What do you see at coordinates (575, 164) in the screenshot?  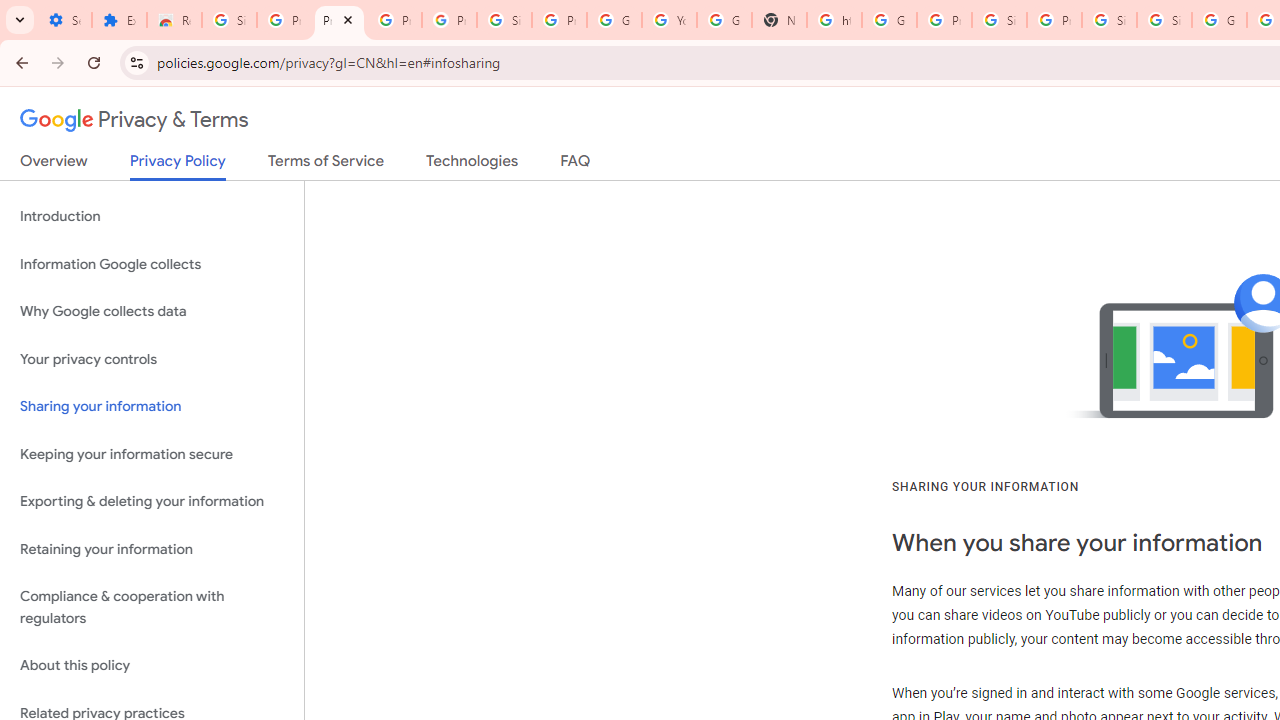 I see `'FAQ'` at bounding box center [575, 164].